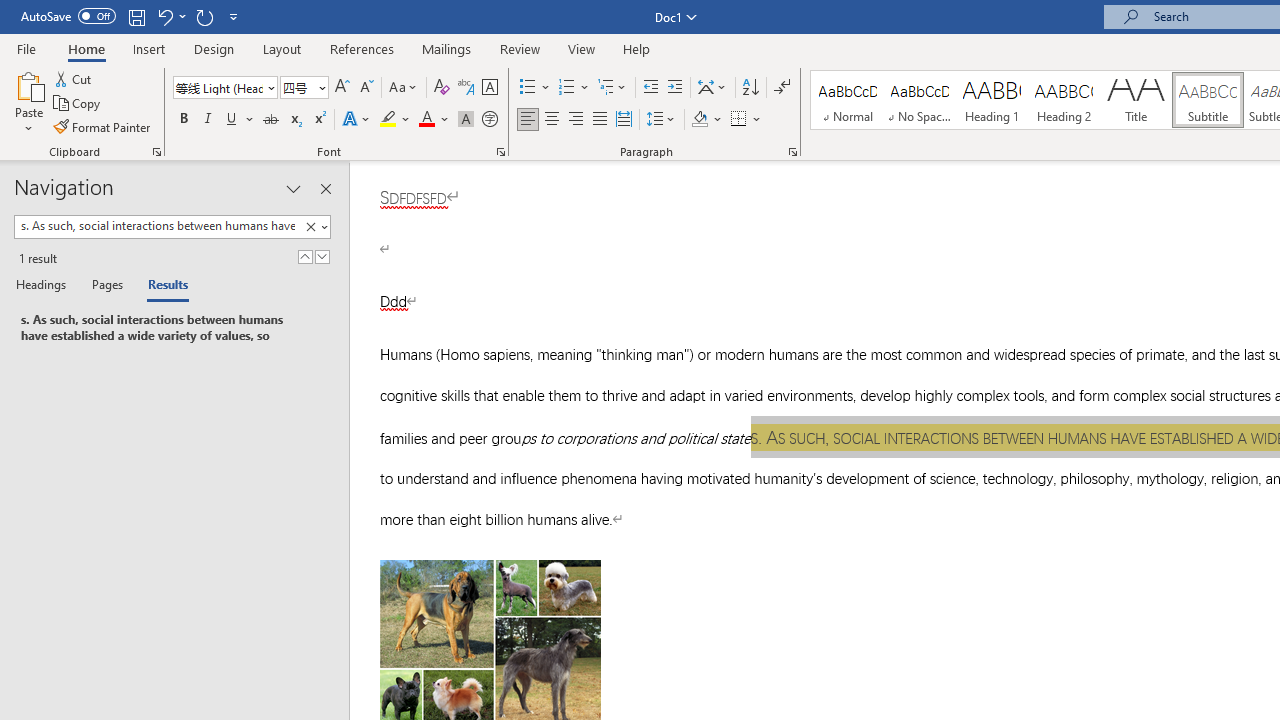 The height and width of the screenshot is (720, 1280). Describe the element at coordinates (661, 119) in the screenshot. I see `'Line and Paragraph Spacing'` at that location.